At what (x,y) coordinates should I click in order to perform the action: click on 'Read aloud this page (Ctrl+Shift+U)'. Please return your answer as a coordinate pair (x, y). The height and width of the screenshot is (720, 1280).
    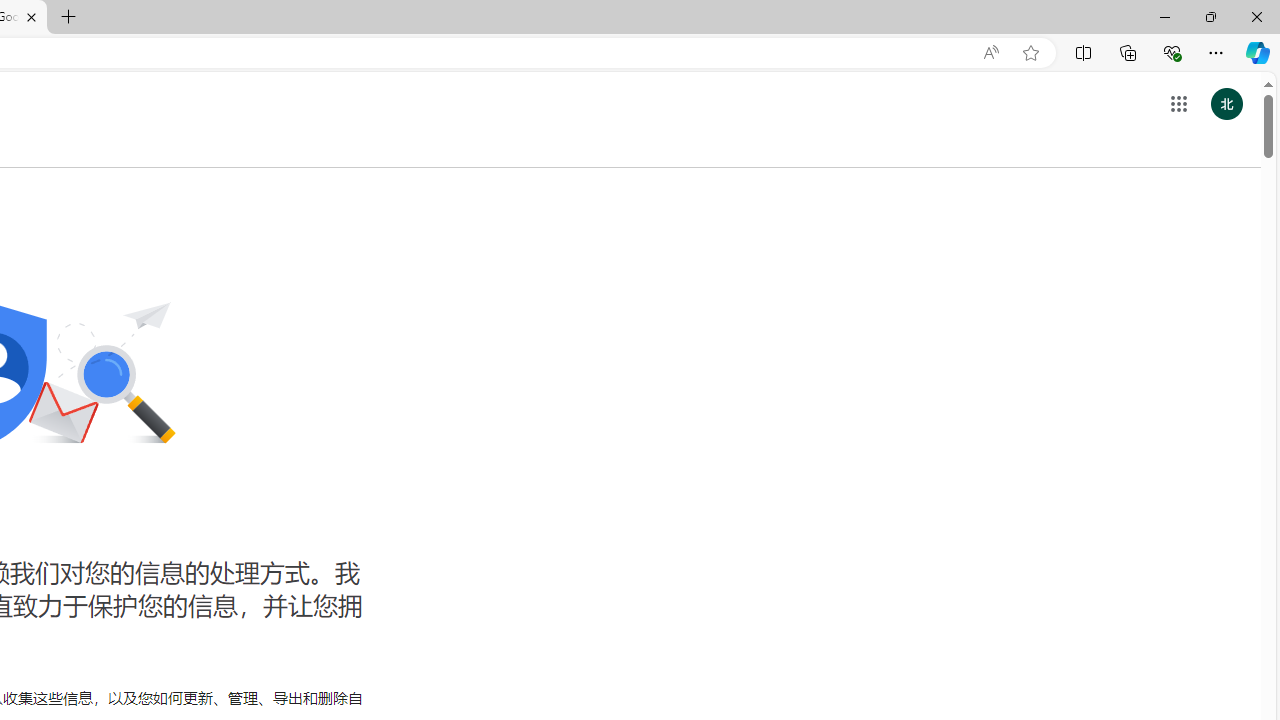
    Looking at the image, I should click on (991, 52).